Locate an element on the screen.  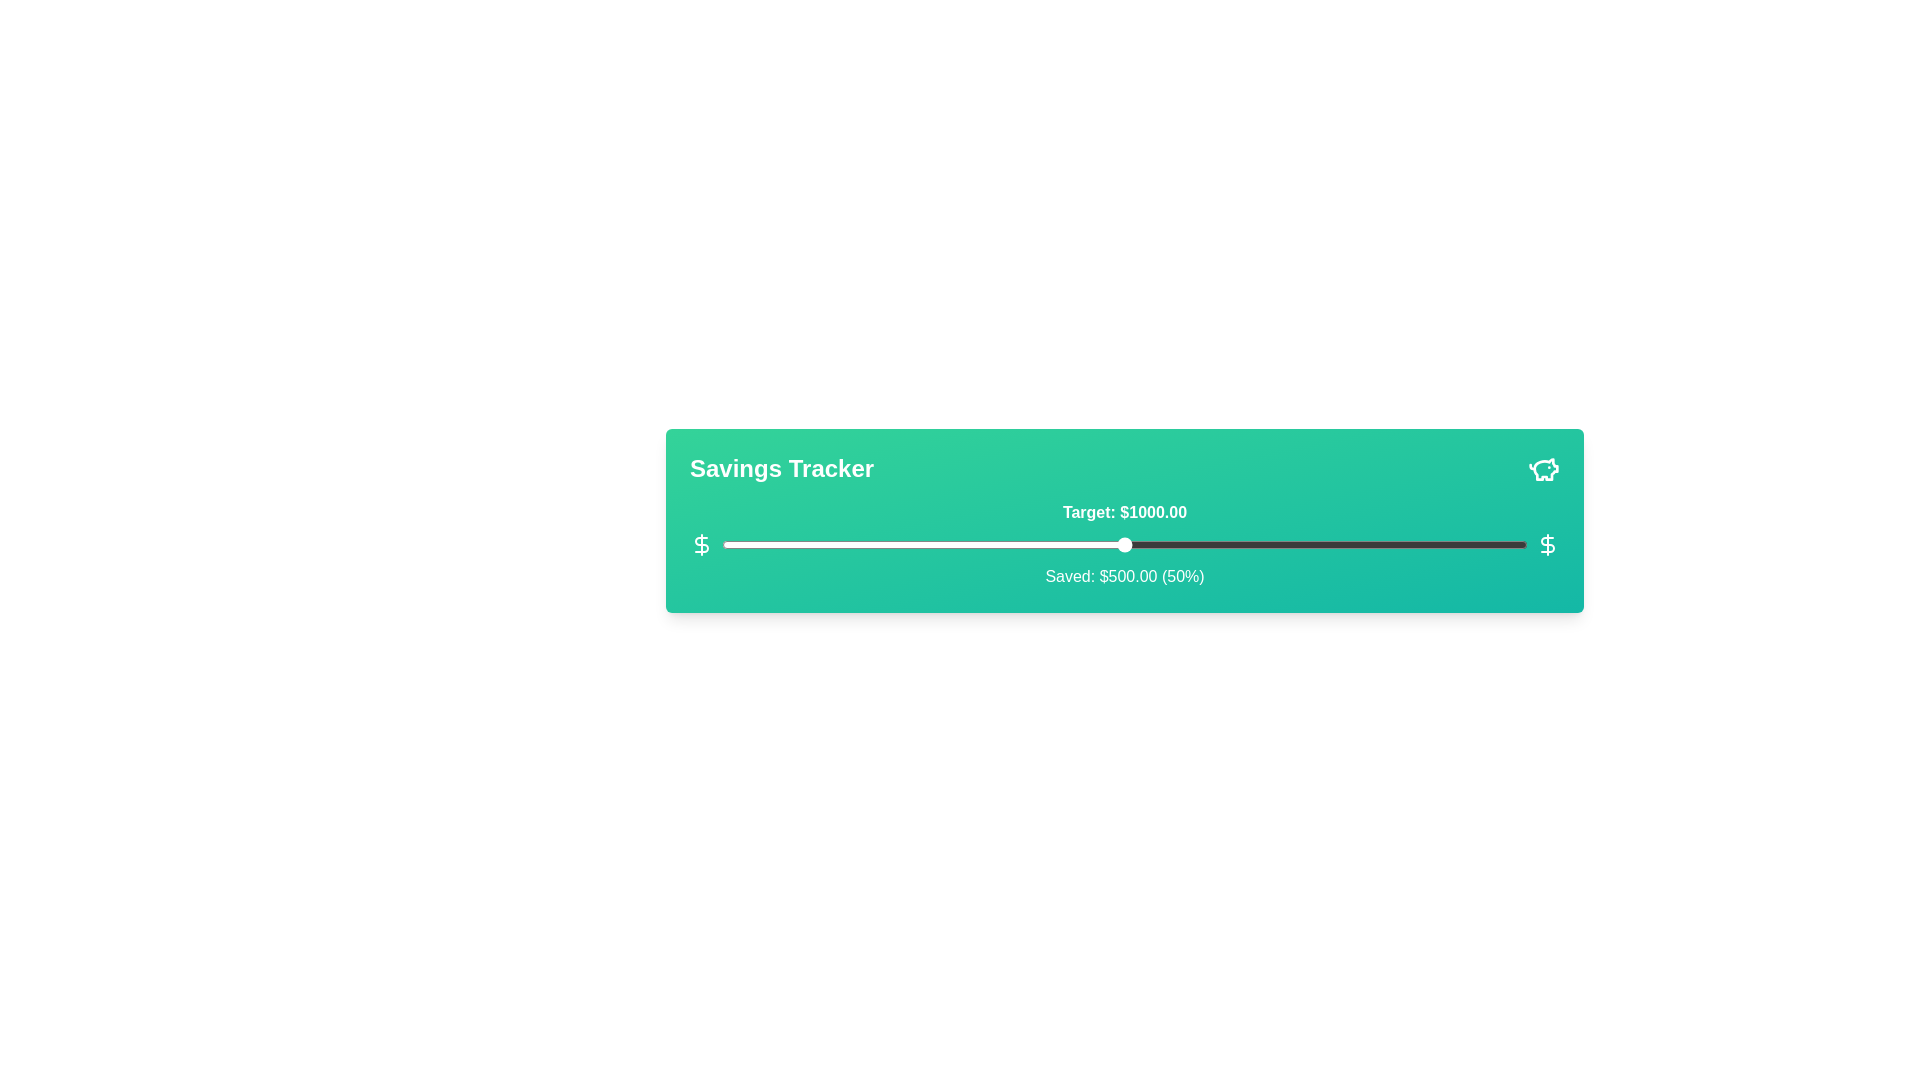
the savings tracker is located at coordinates (1236, 544).